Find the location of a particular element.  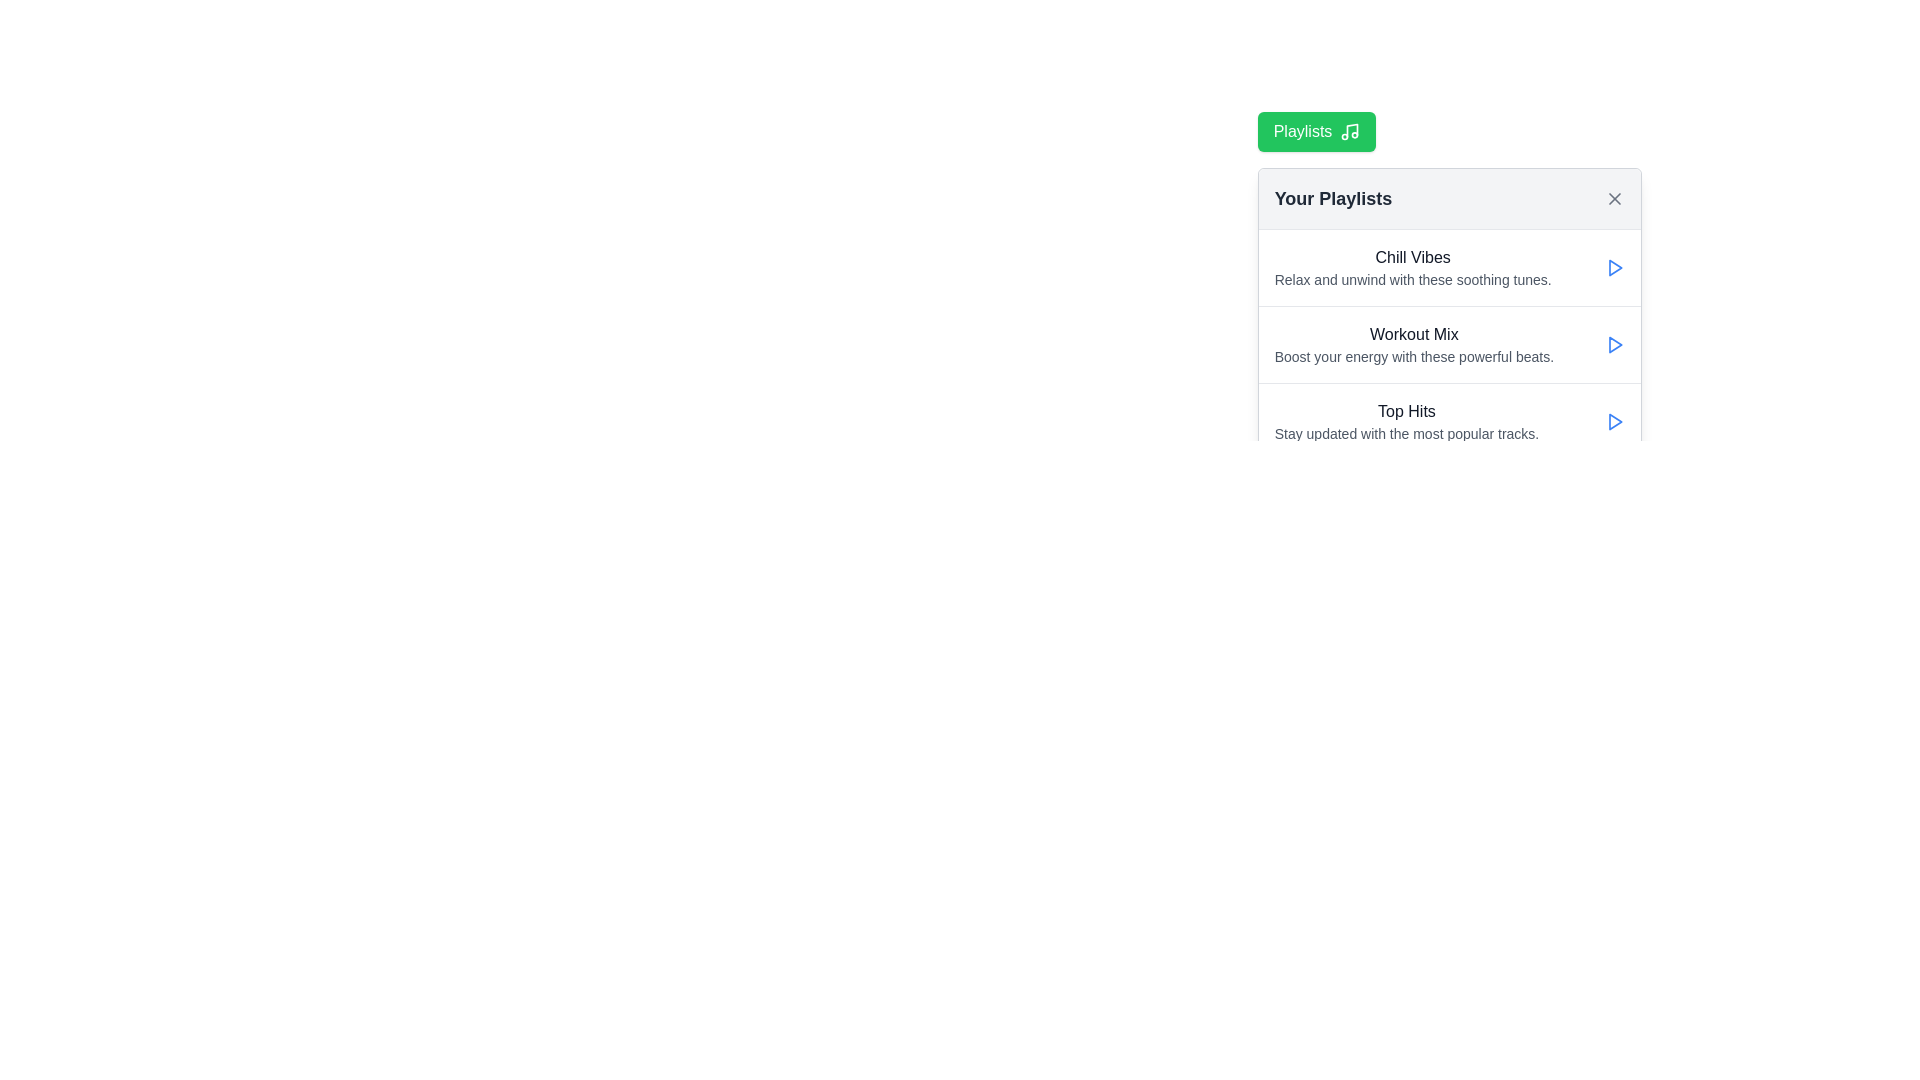

the list item titled 'Workout Mix' which is the second item under 'Your Playlists' is located at coordinates (1449, 343).